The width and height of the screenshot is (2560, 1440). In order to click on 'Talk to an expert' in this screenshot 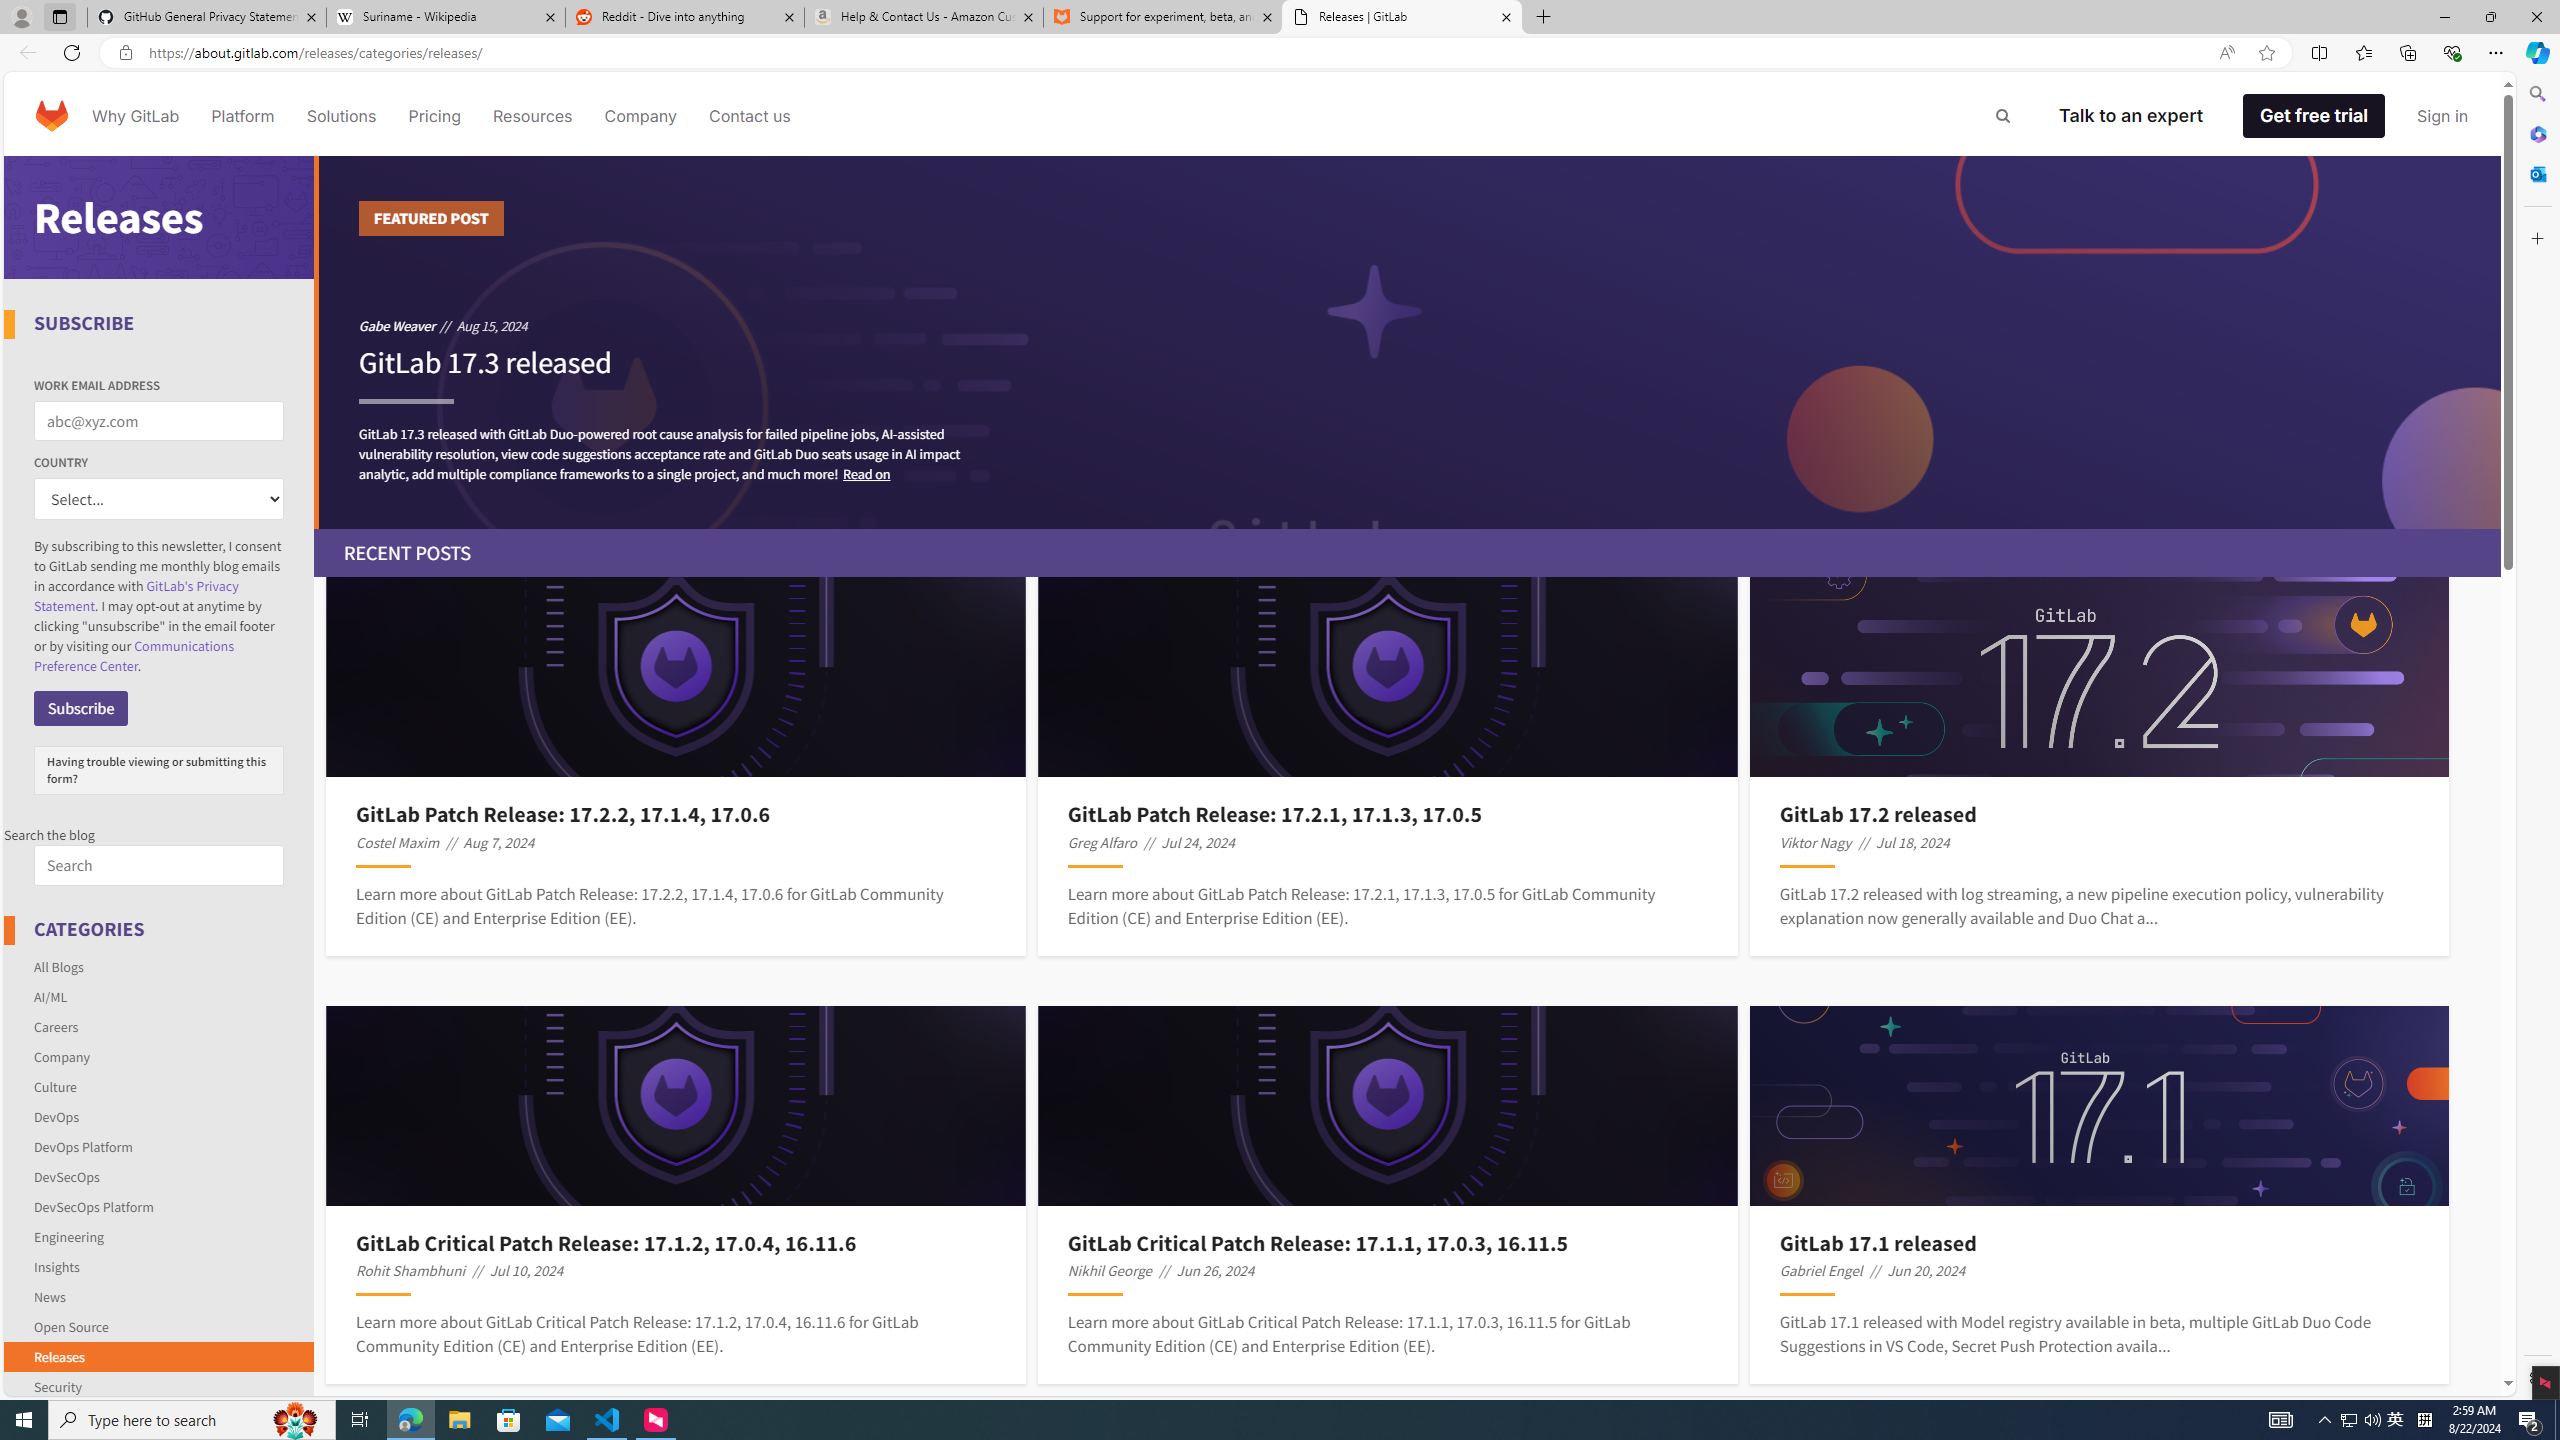, I will do `click(2131, 114)`.